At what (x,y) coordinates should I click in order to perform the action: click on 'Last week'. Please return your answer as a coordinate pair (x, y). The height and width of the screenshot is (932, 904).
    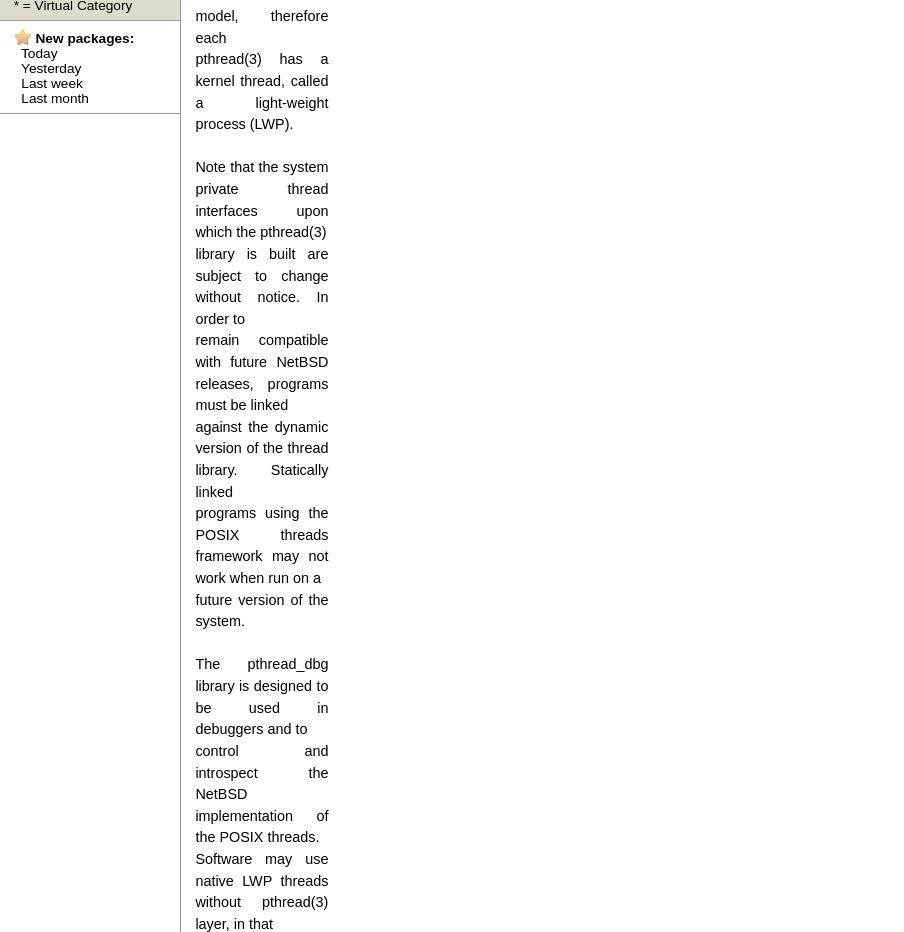
    Looking at the image, I should click on (50, 82).